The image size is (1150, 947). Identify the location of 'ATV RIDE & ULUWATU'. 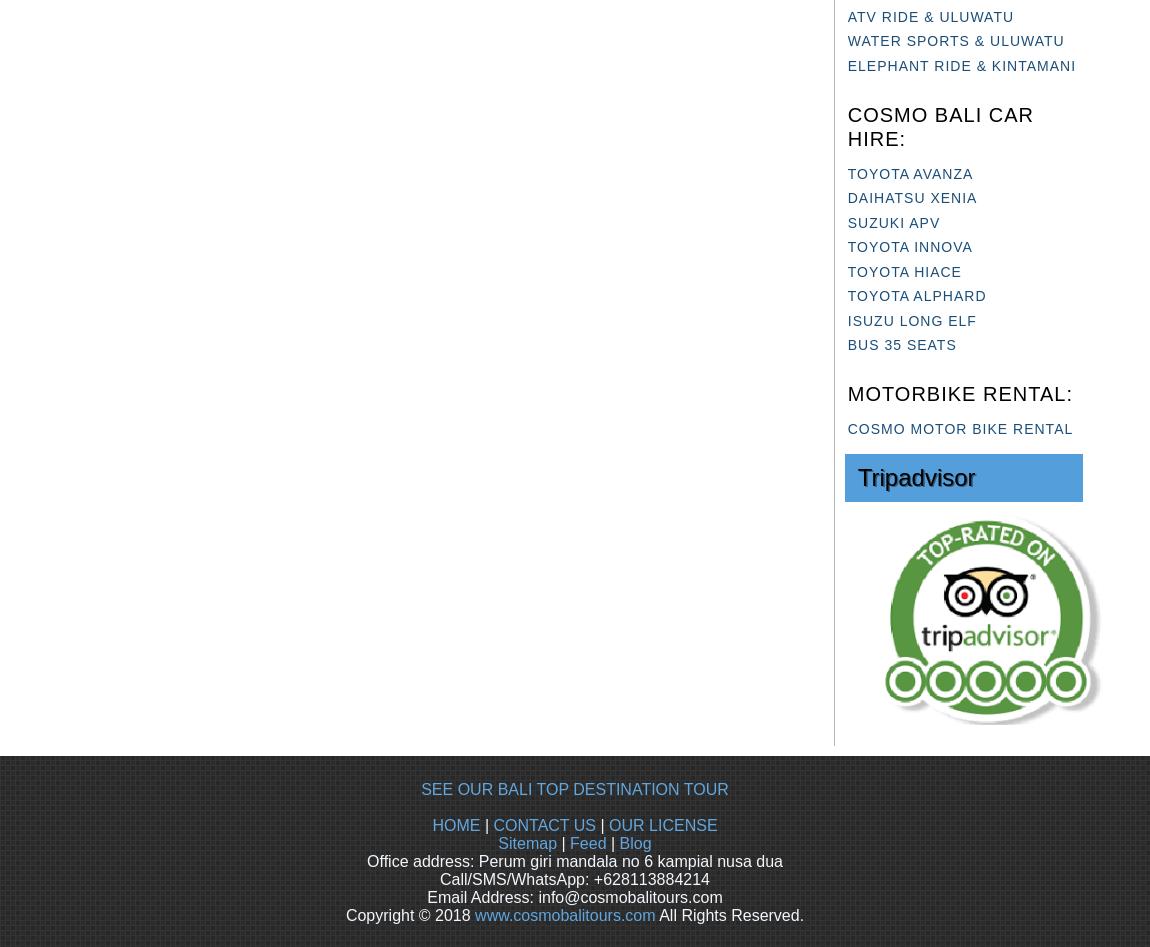
(930, 16).